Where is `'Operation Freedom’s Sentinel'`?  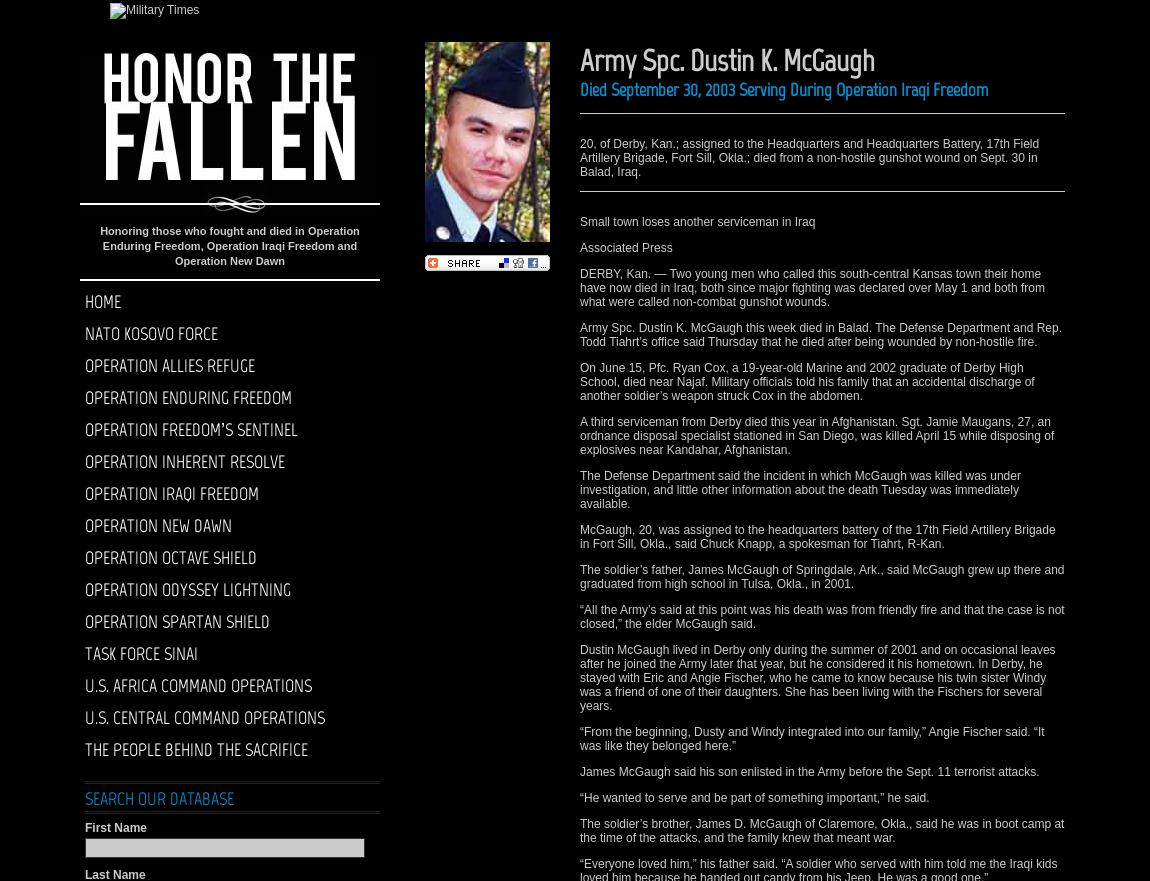 'Operation Freedom’s Sentinel' is located at coordinates (190, 429).